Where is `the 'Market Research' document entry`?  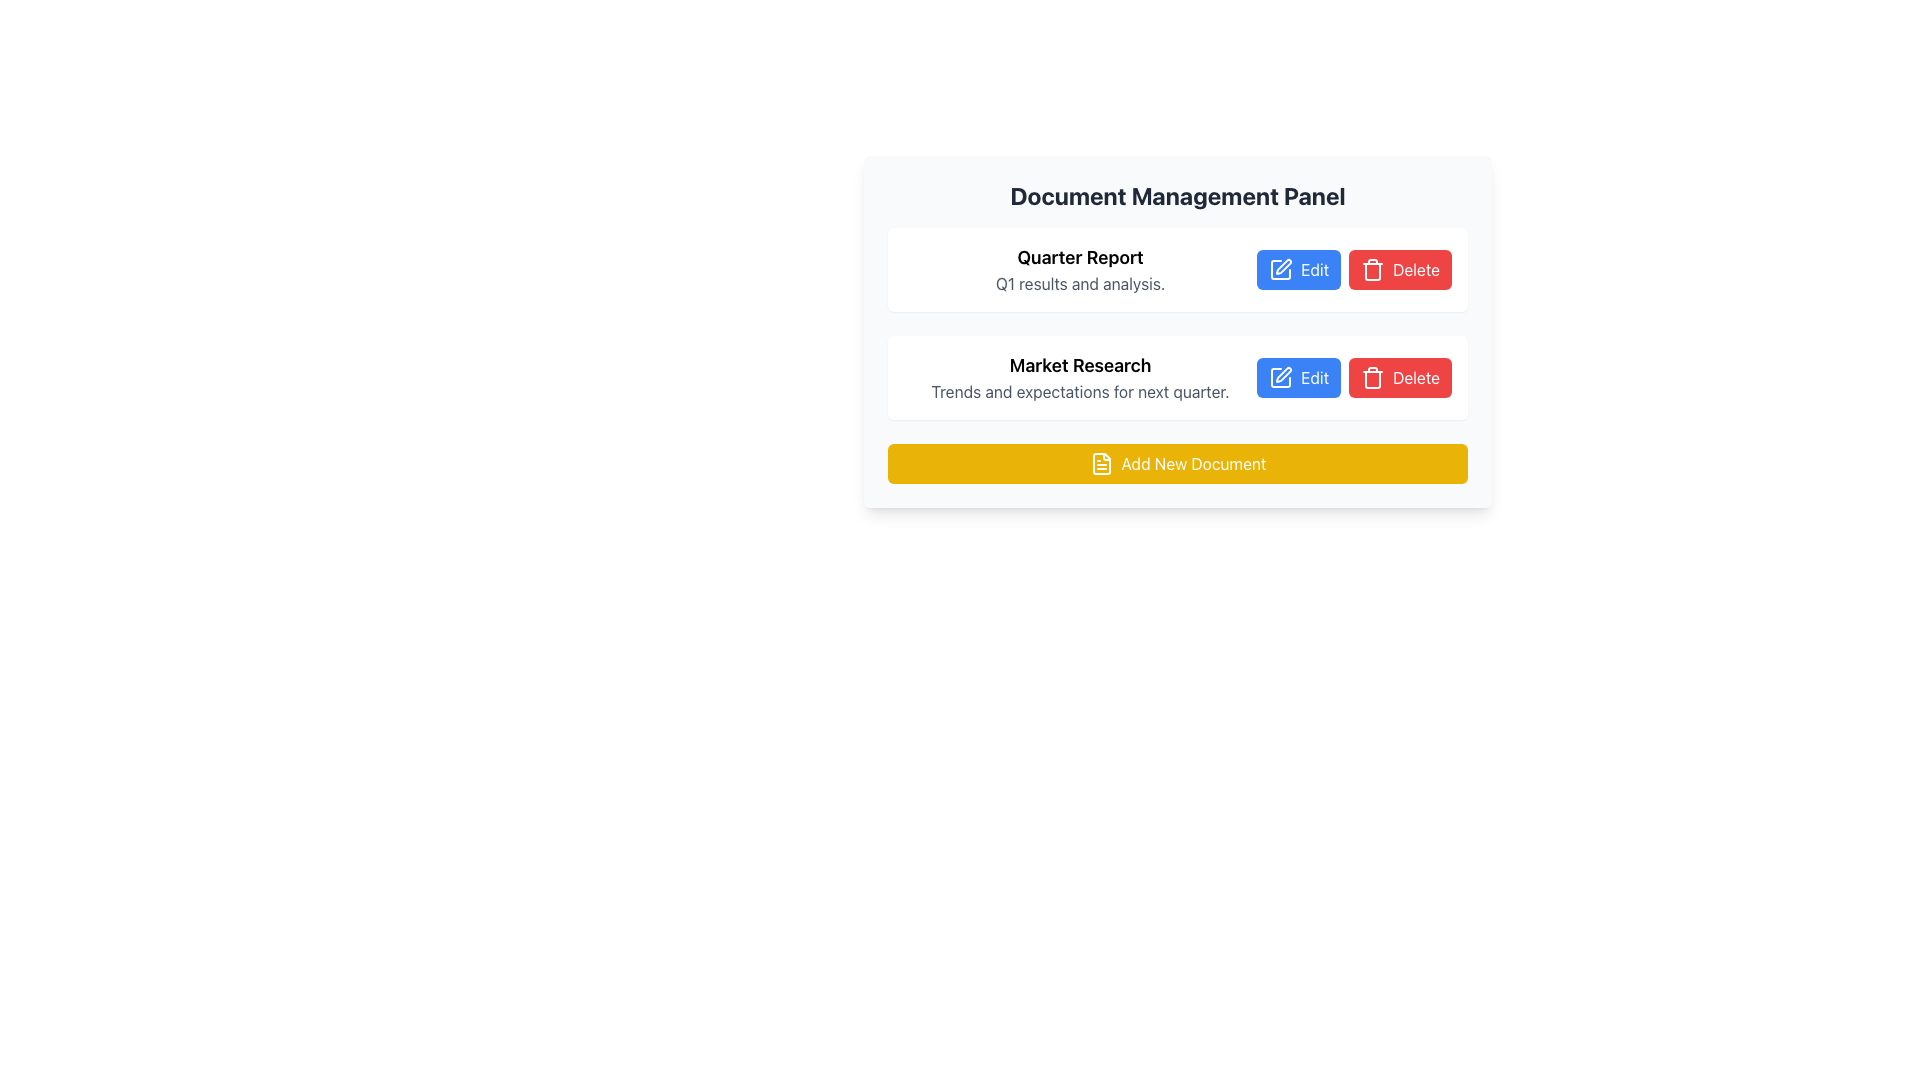 the 'Market Research' document entry is located at coordinates (1177, 354).